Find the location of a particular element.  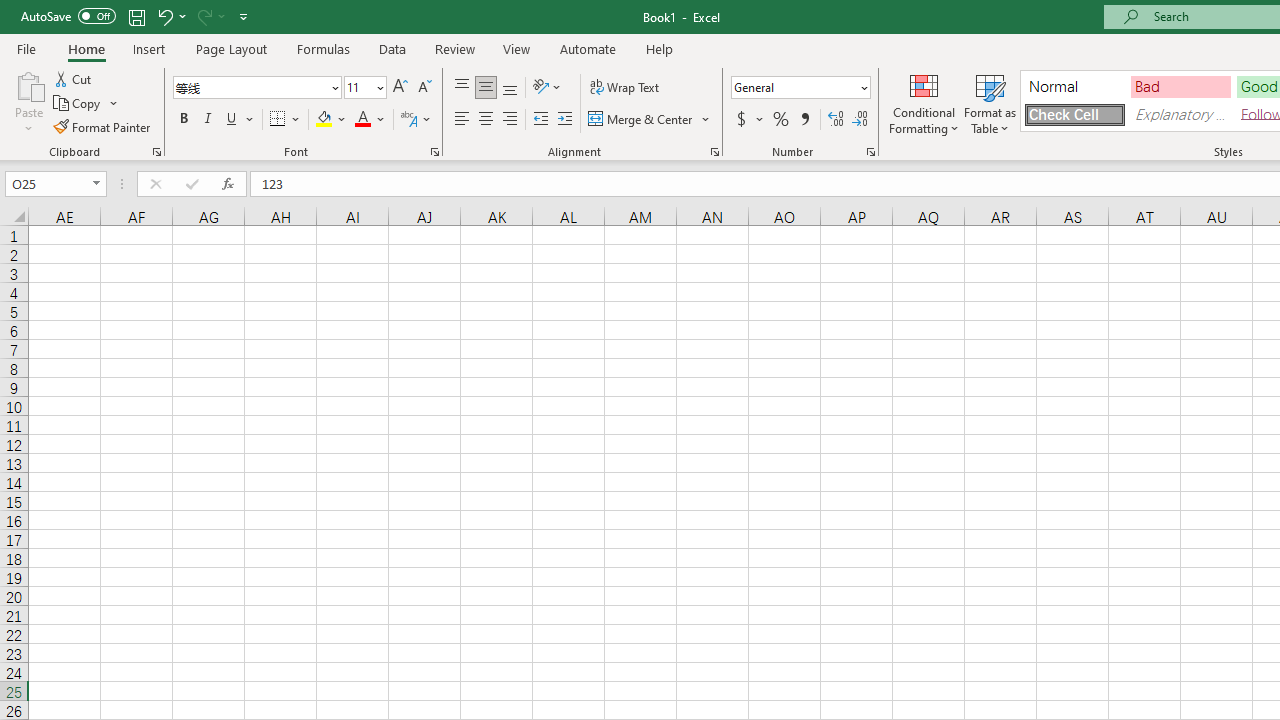

'Check Cell' is located at coordinates (1073, 114).